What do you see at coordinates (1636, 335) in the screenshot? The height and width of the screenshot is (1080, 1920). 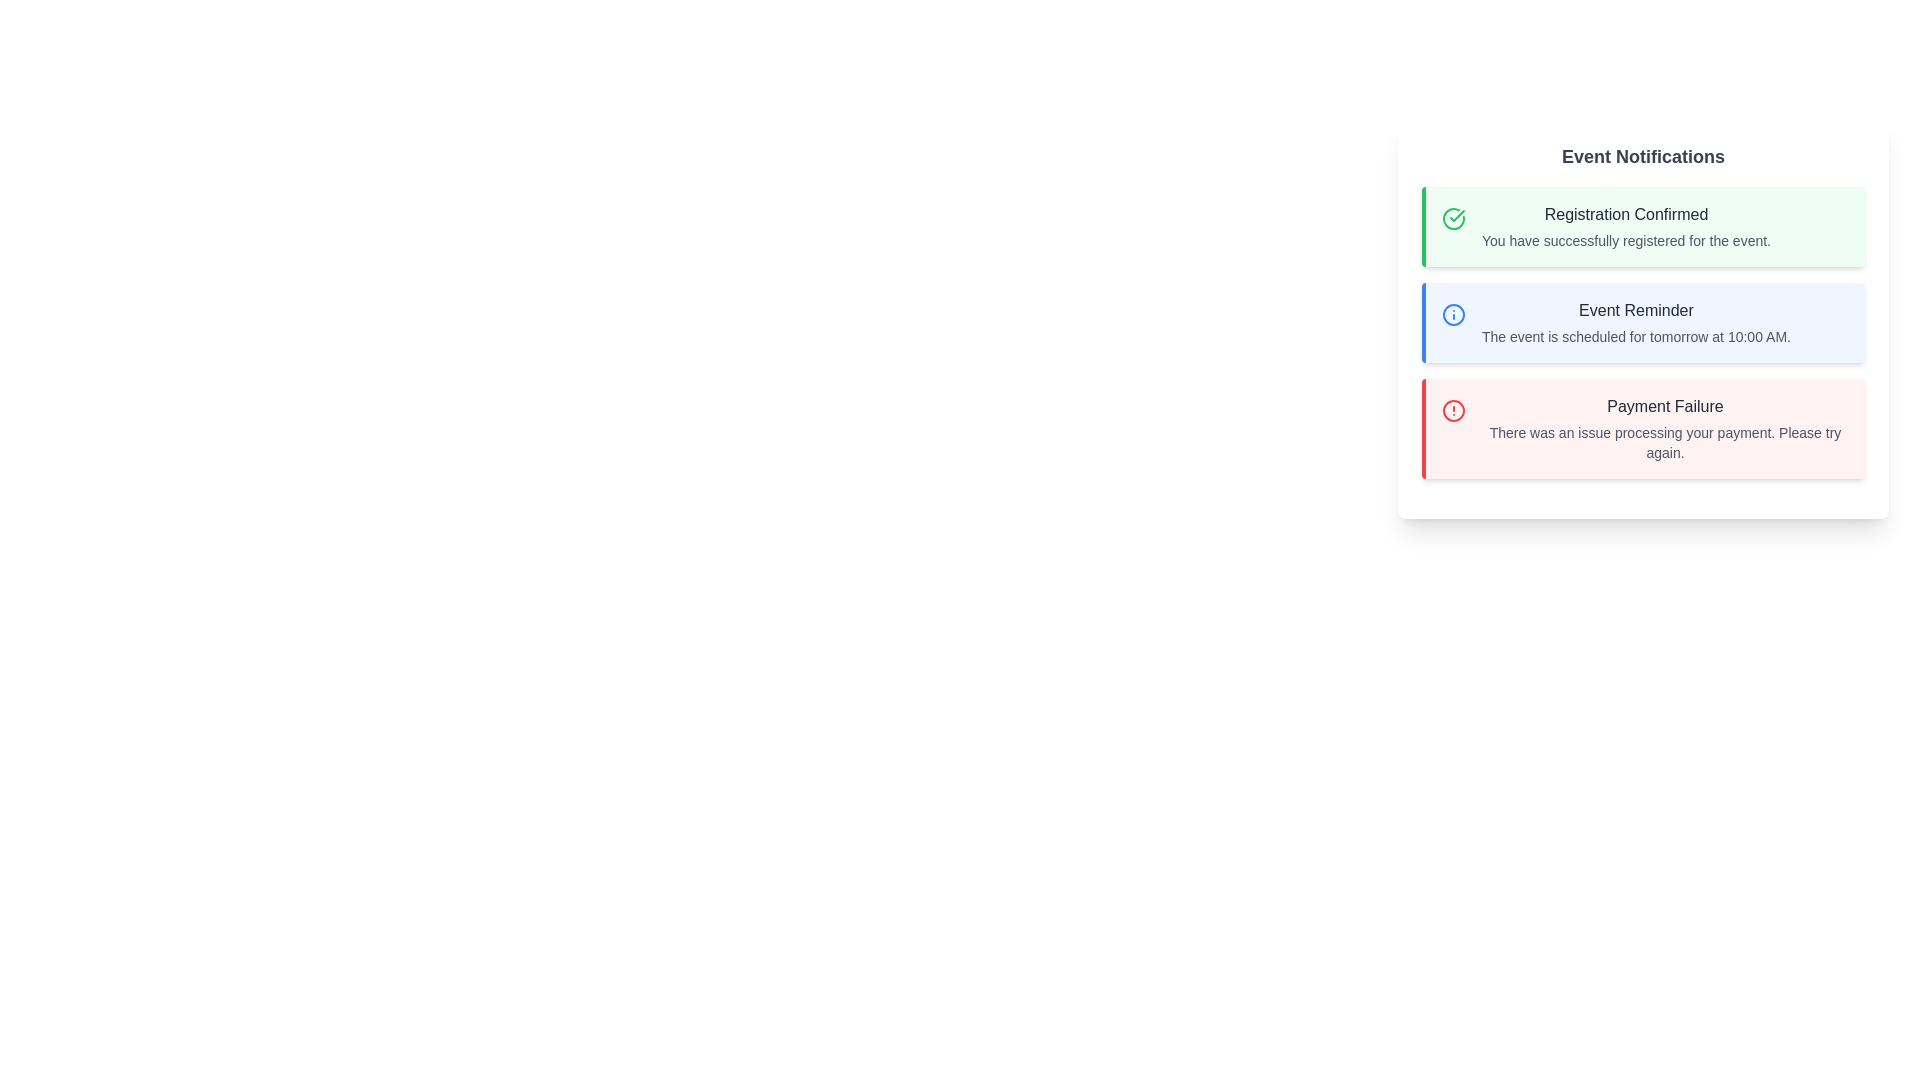 I see `the text label displaying 'The event is scheduled for tomorrow at 10:00 AM.', located beneath the 'Event Reminder' title within the blue-shaded notification box` at bounding box center [1636, 335].